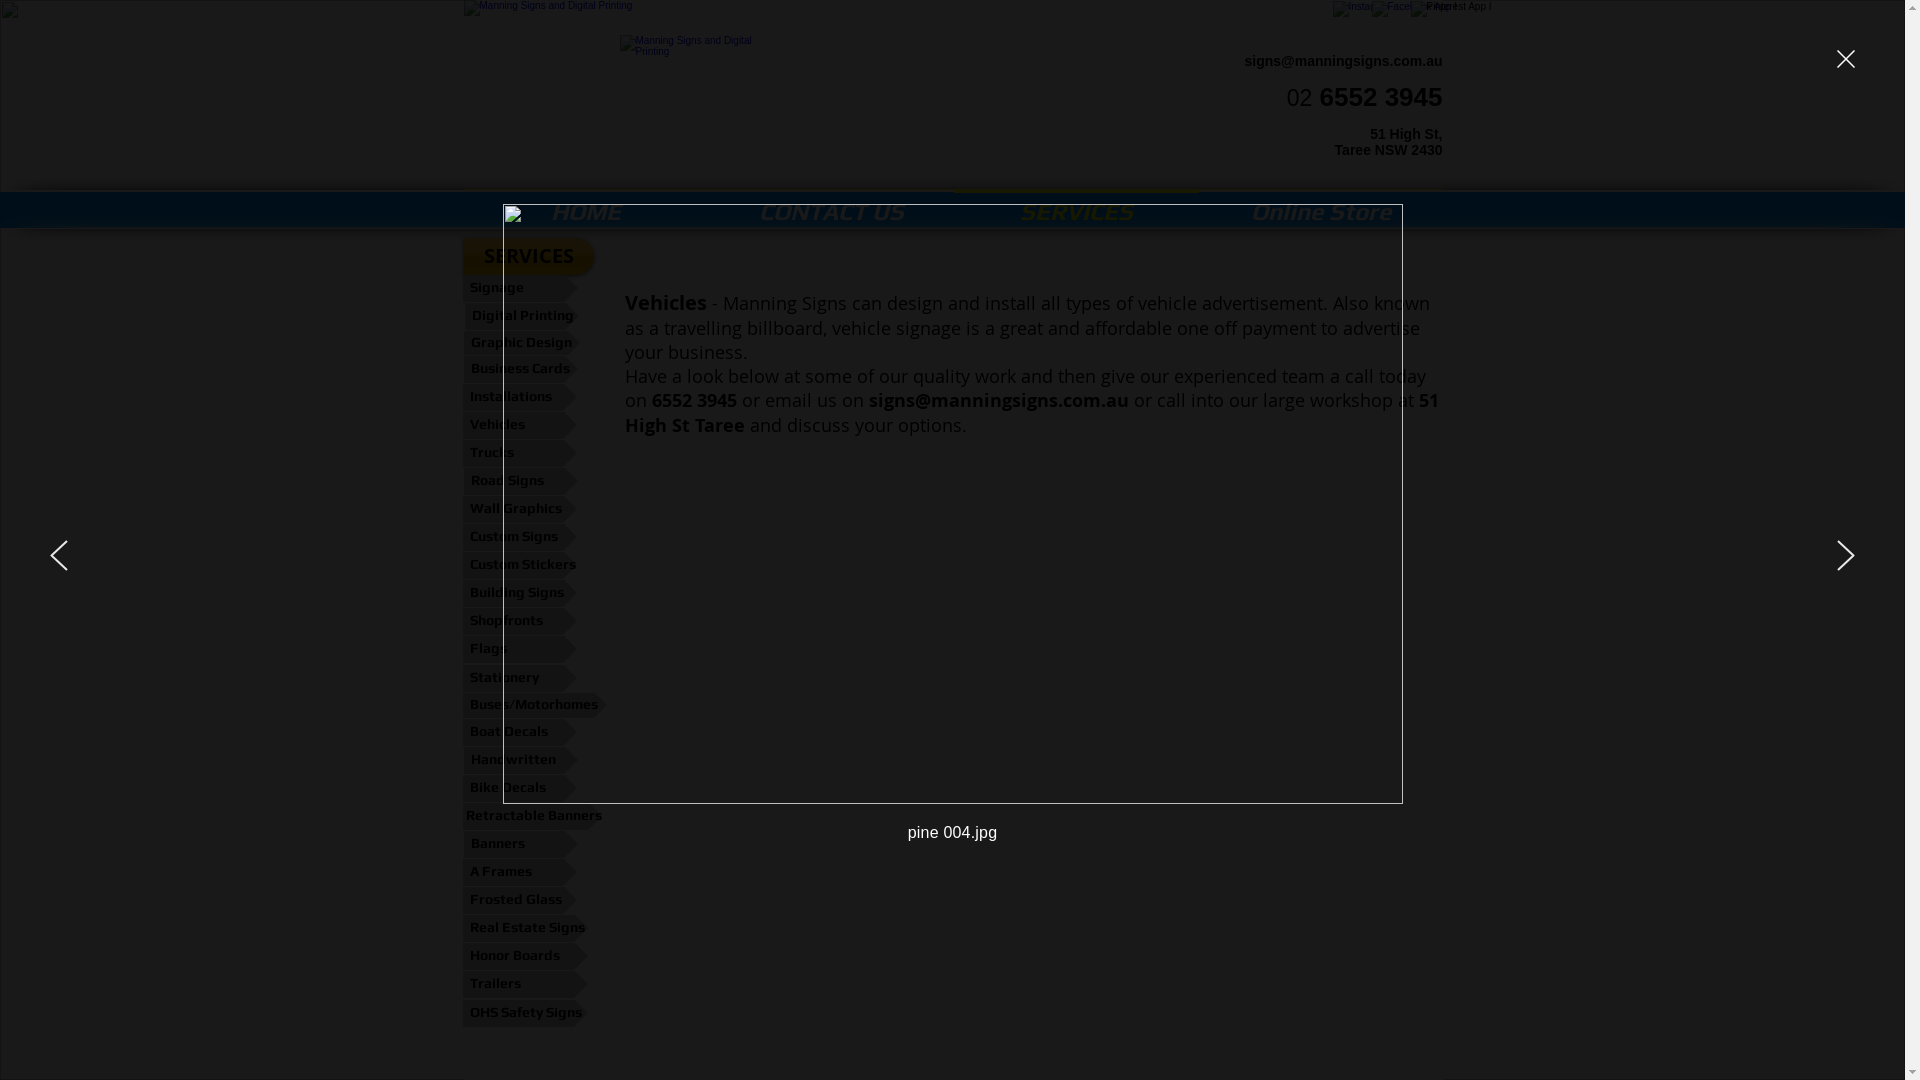 The width and height of the screenshot is (1920, 1080). I want to click on 'Vehicles', so click(460, 424).